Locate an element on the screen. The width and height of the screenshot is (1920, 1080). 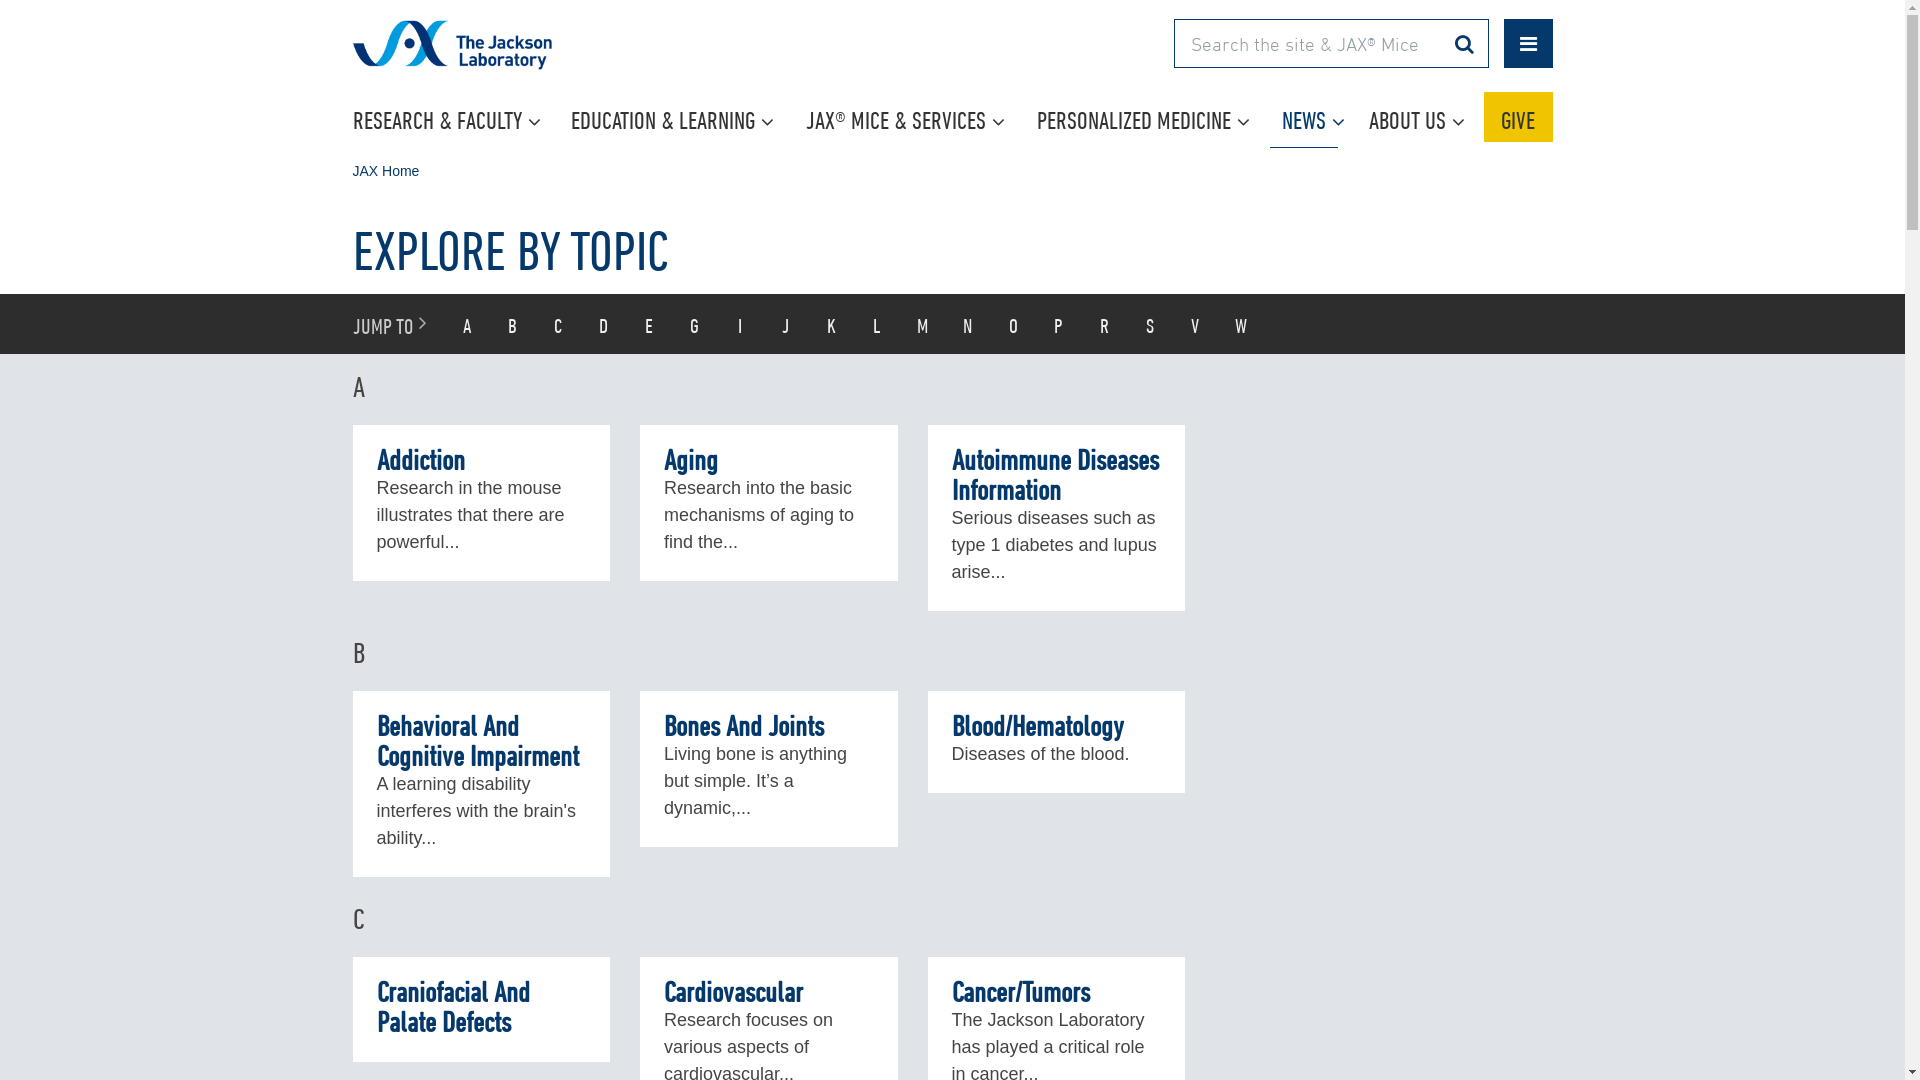
'R' is located at coordinates (1103, 323).